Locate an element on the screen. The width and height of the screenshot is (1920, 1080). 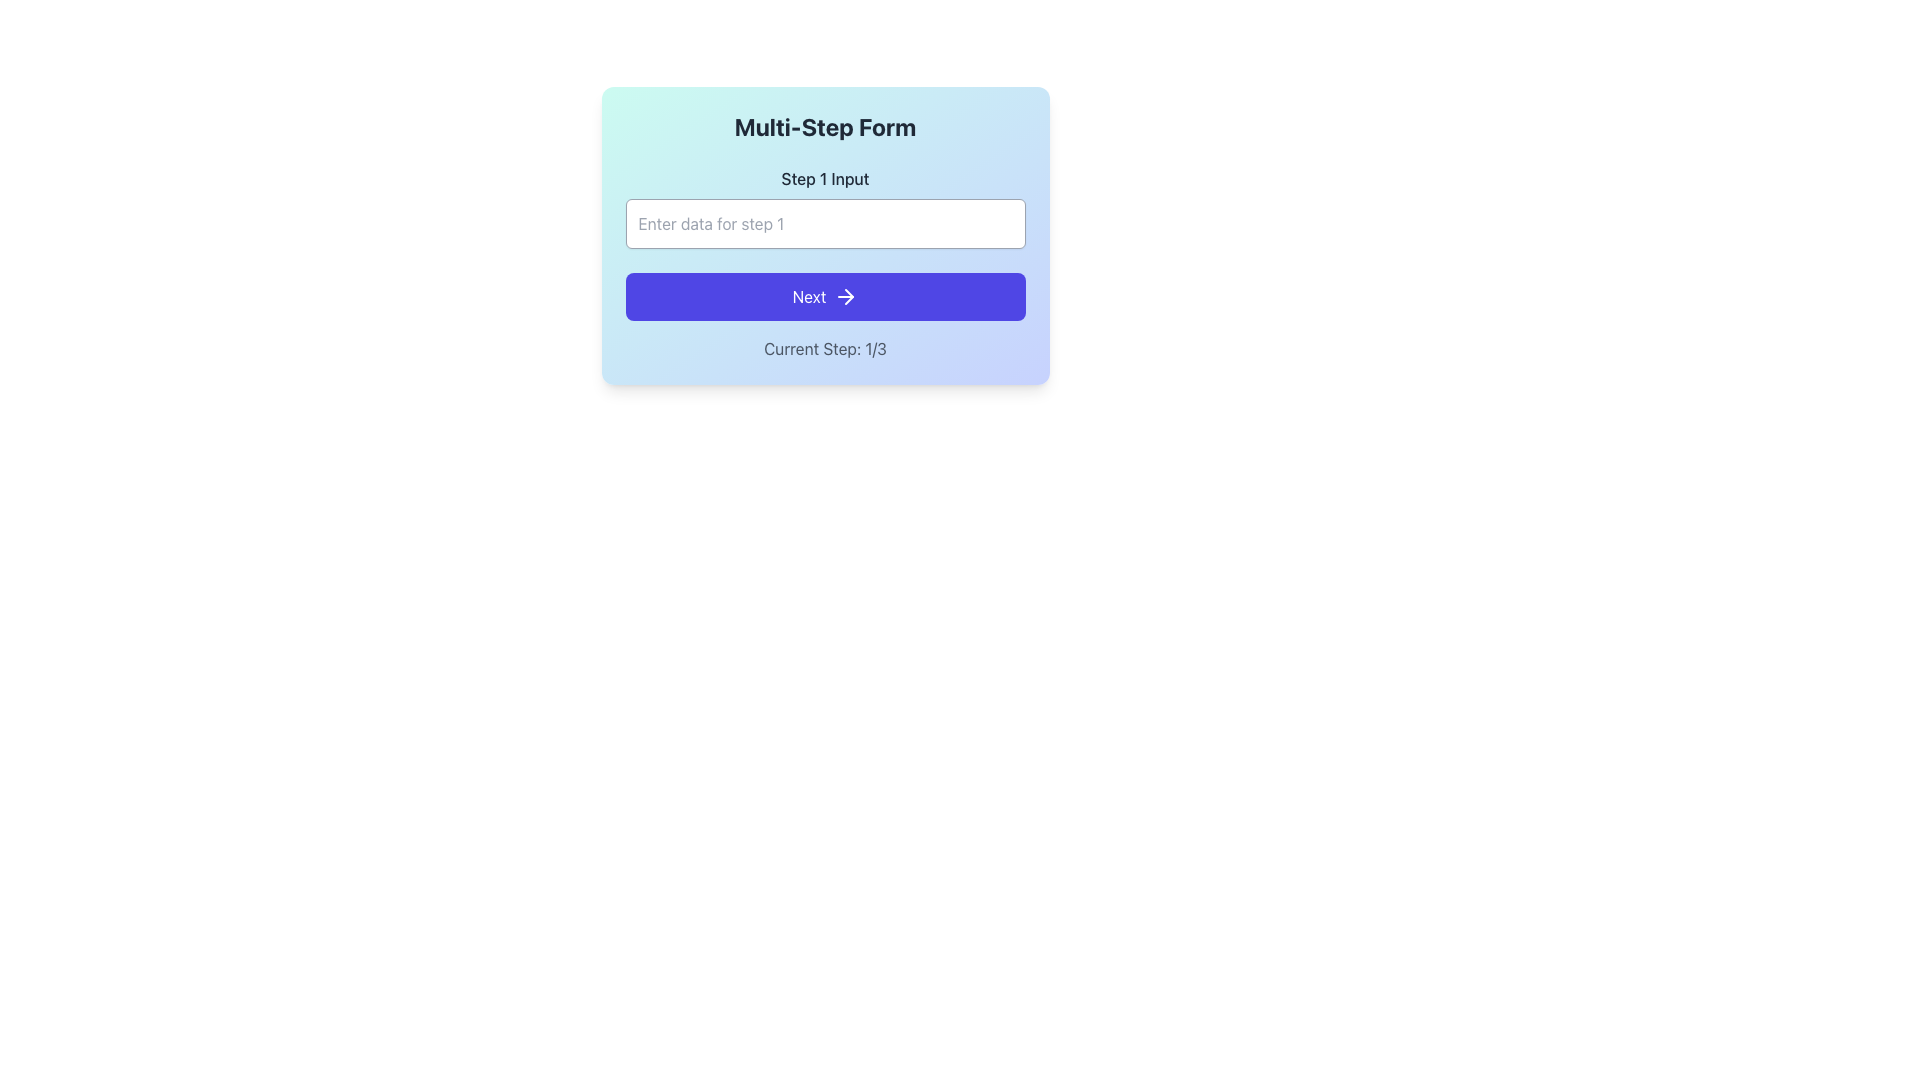
the text label displaying 'Step 1 Input', which is styled in gray with medium font weight and positioned above the input field in the step-based form interface is located at coordinates (825, 177).